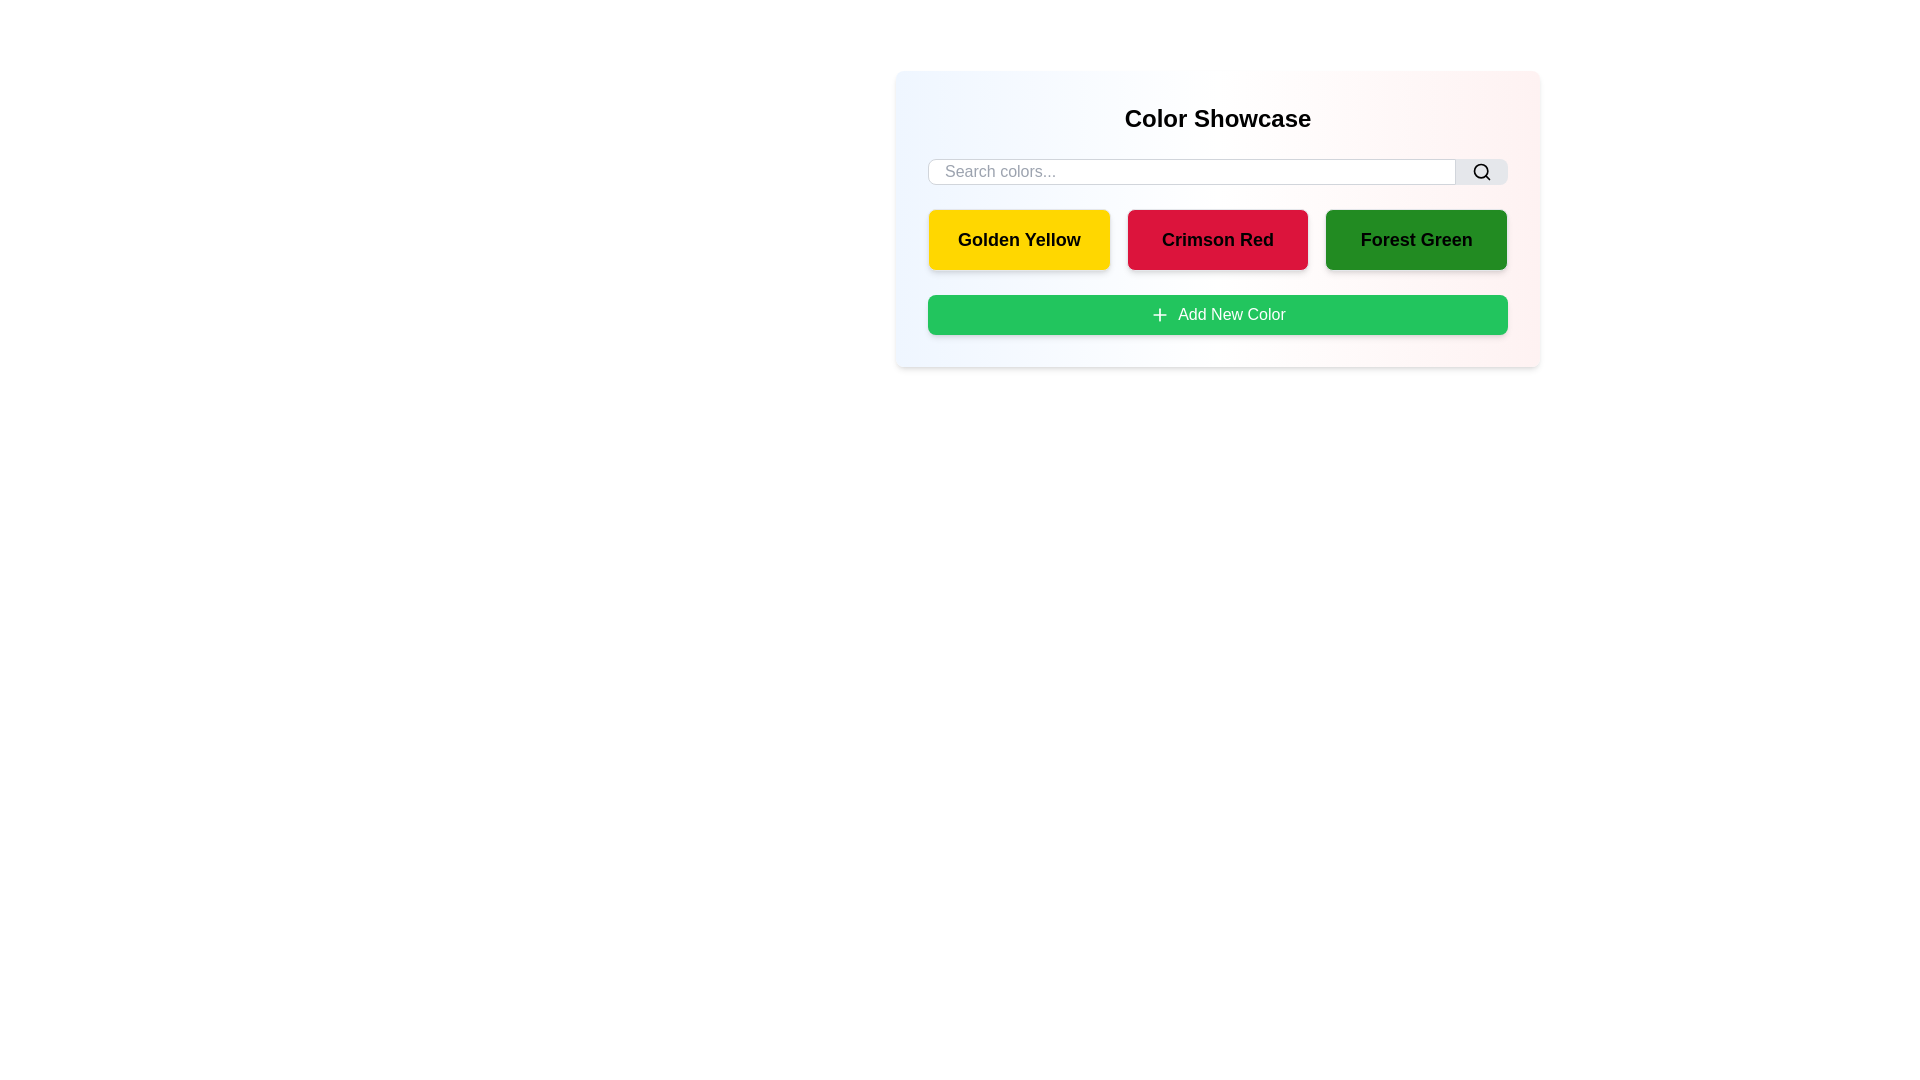  I want to click on the non-interactive button that visually represents 'Golden Yellow', located in the upper section of the interface, to the left of 'Crimson Red' and 'Forest Green', so click(1019, 238).